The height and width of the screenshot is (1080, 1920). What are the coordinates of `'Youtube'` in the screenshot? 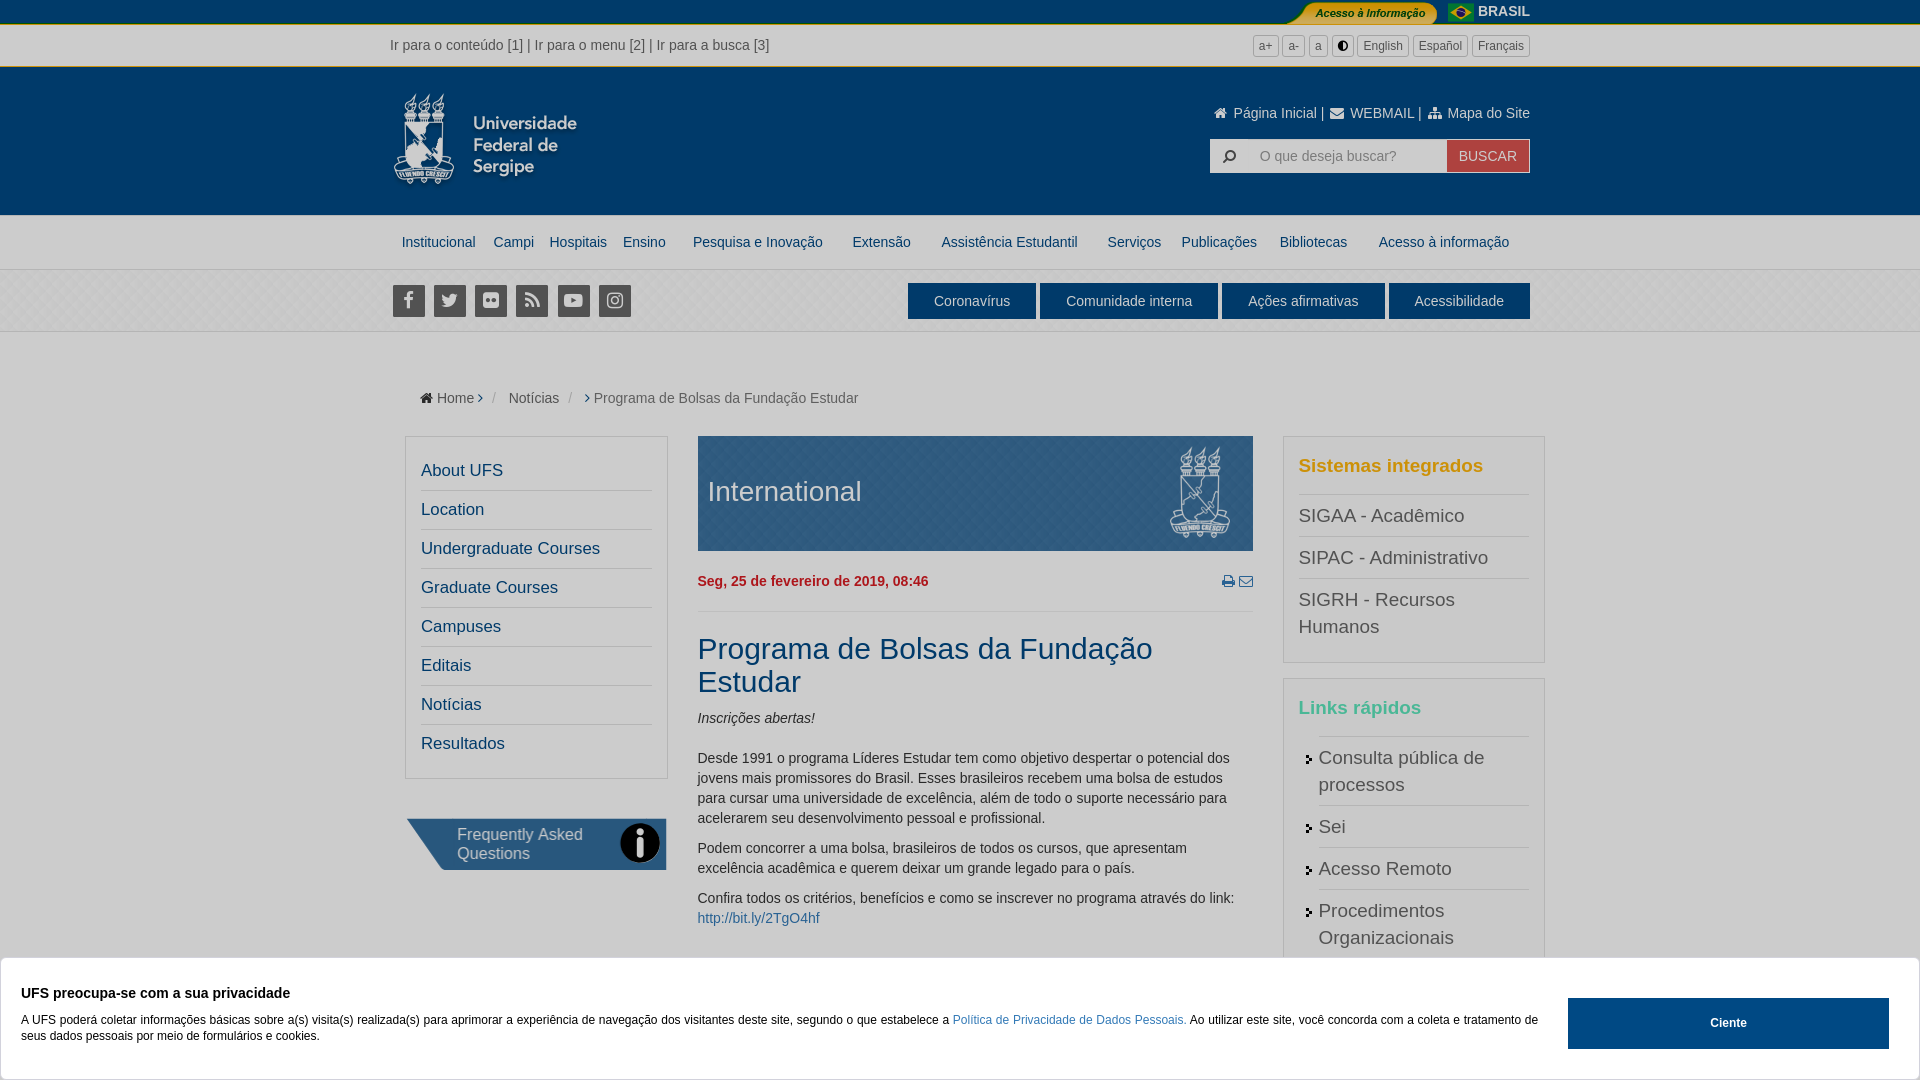 It's located at (555, 300).